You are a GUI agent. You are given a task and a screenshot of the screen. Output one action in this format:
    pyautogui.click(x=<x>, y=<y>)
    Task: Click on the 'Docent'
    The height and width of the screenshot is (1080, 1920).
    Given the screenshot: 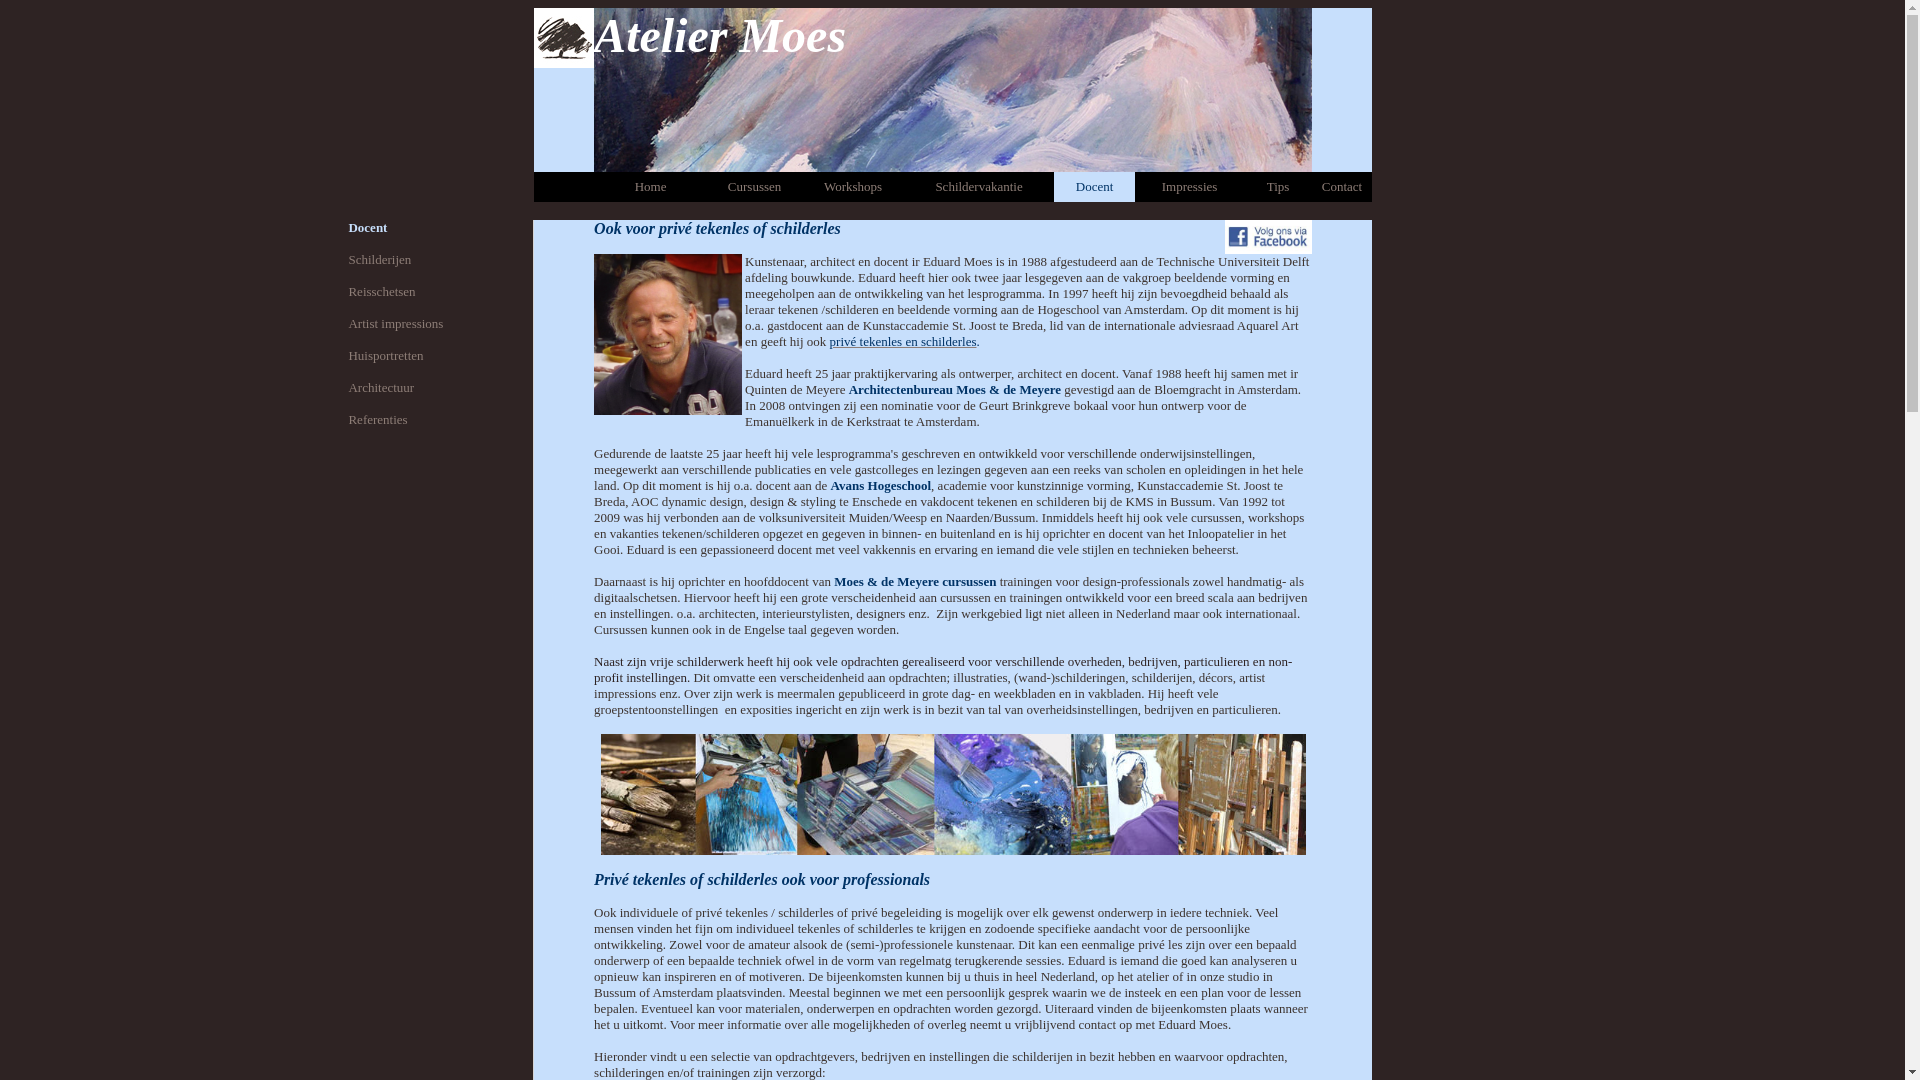 What is the action you would take?
    pyautogui.click(x=1093, y=186)
    